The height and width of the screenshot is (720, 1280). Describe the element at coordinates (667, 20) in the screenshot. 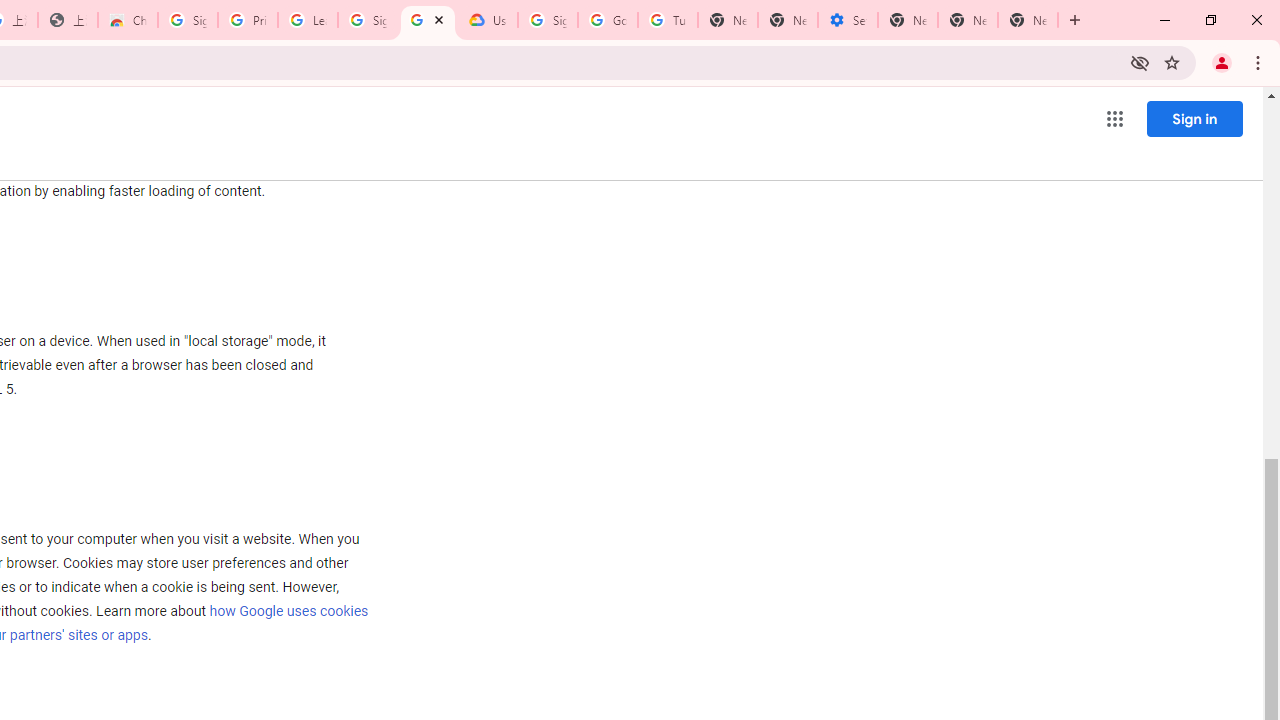

I see `'Turn cookies on or off - Computer - Google Account Help'` at that location.